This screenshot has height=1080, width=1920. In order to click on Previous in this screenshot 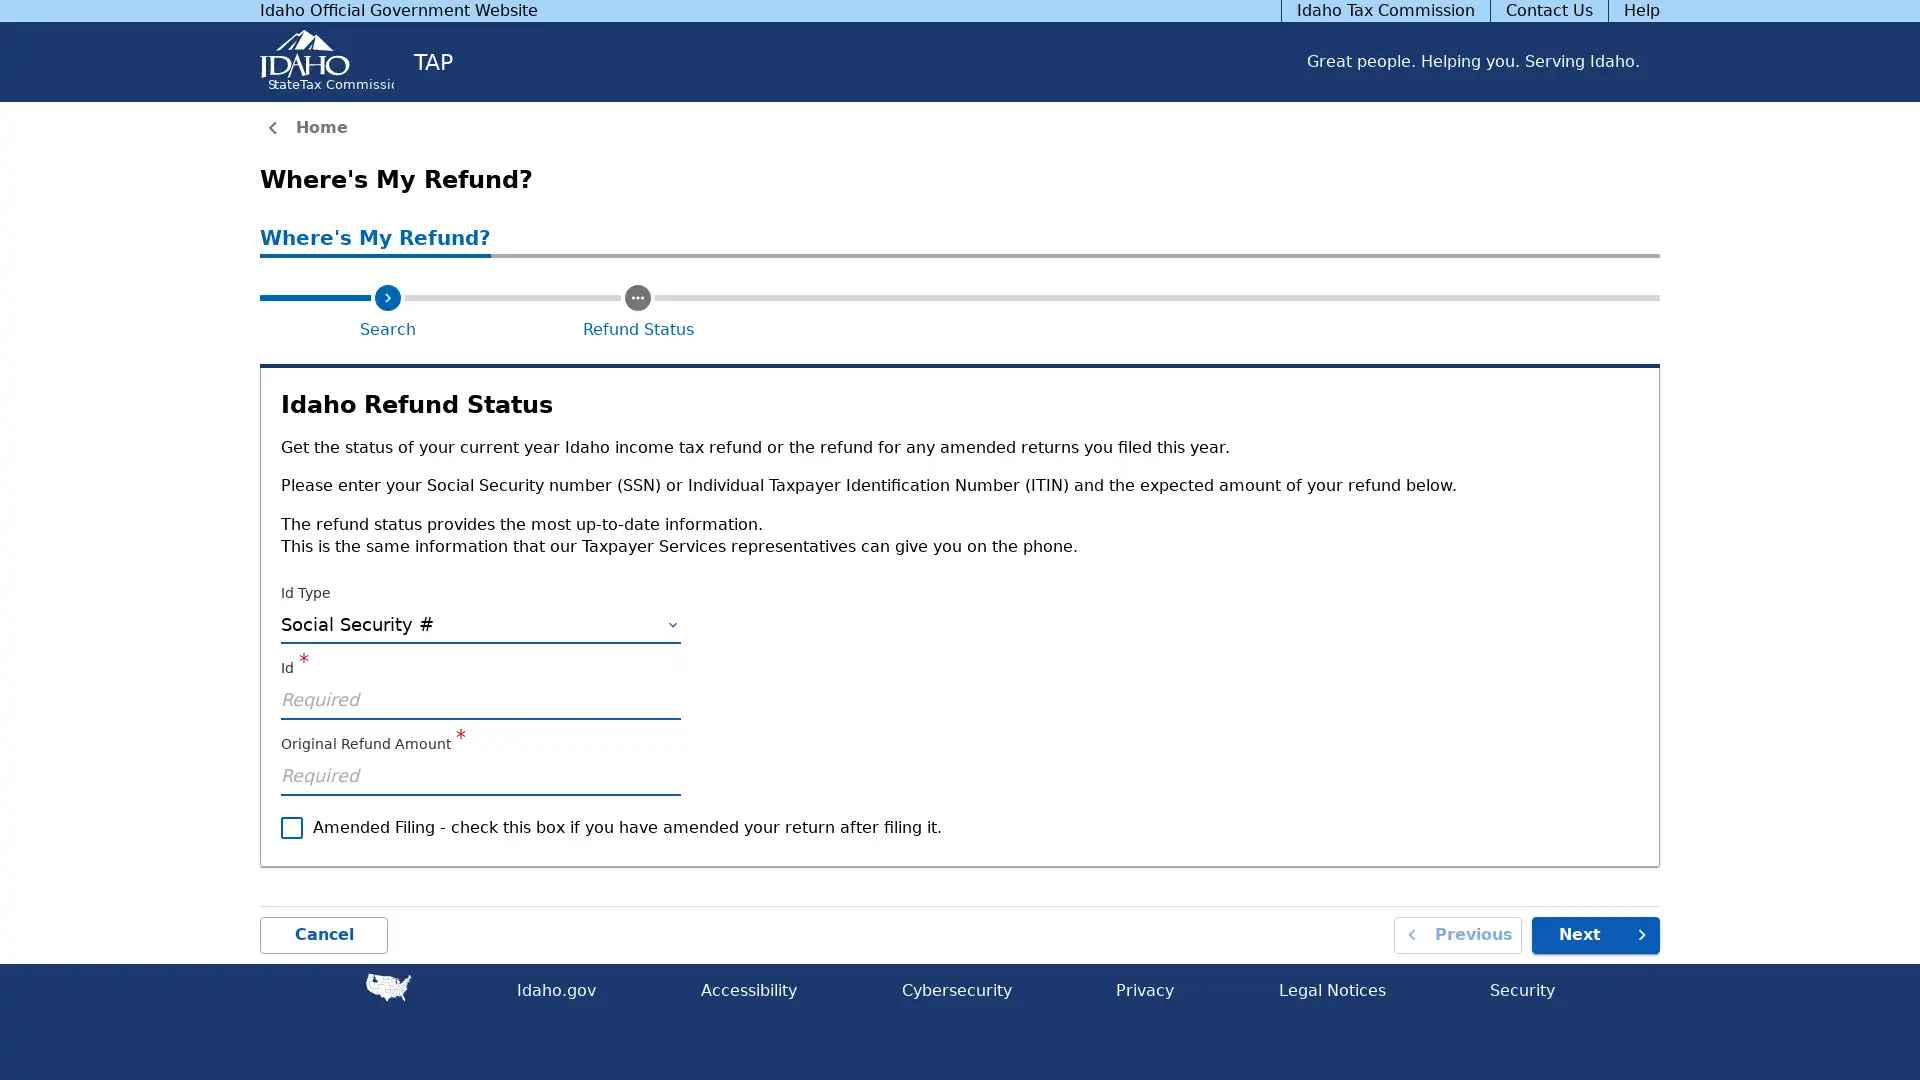, I will do `click(1458, 934)`.